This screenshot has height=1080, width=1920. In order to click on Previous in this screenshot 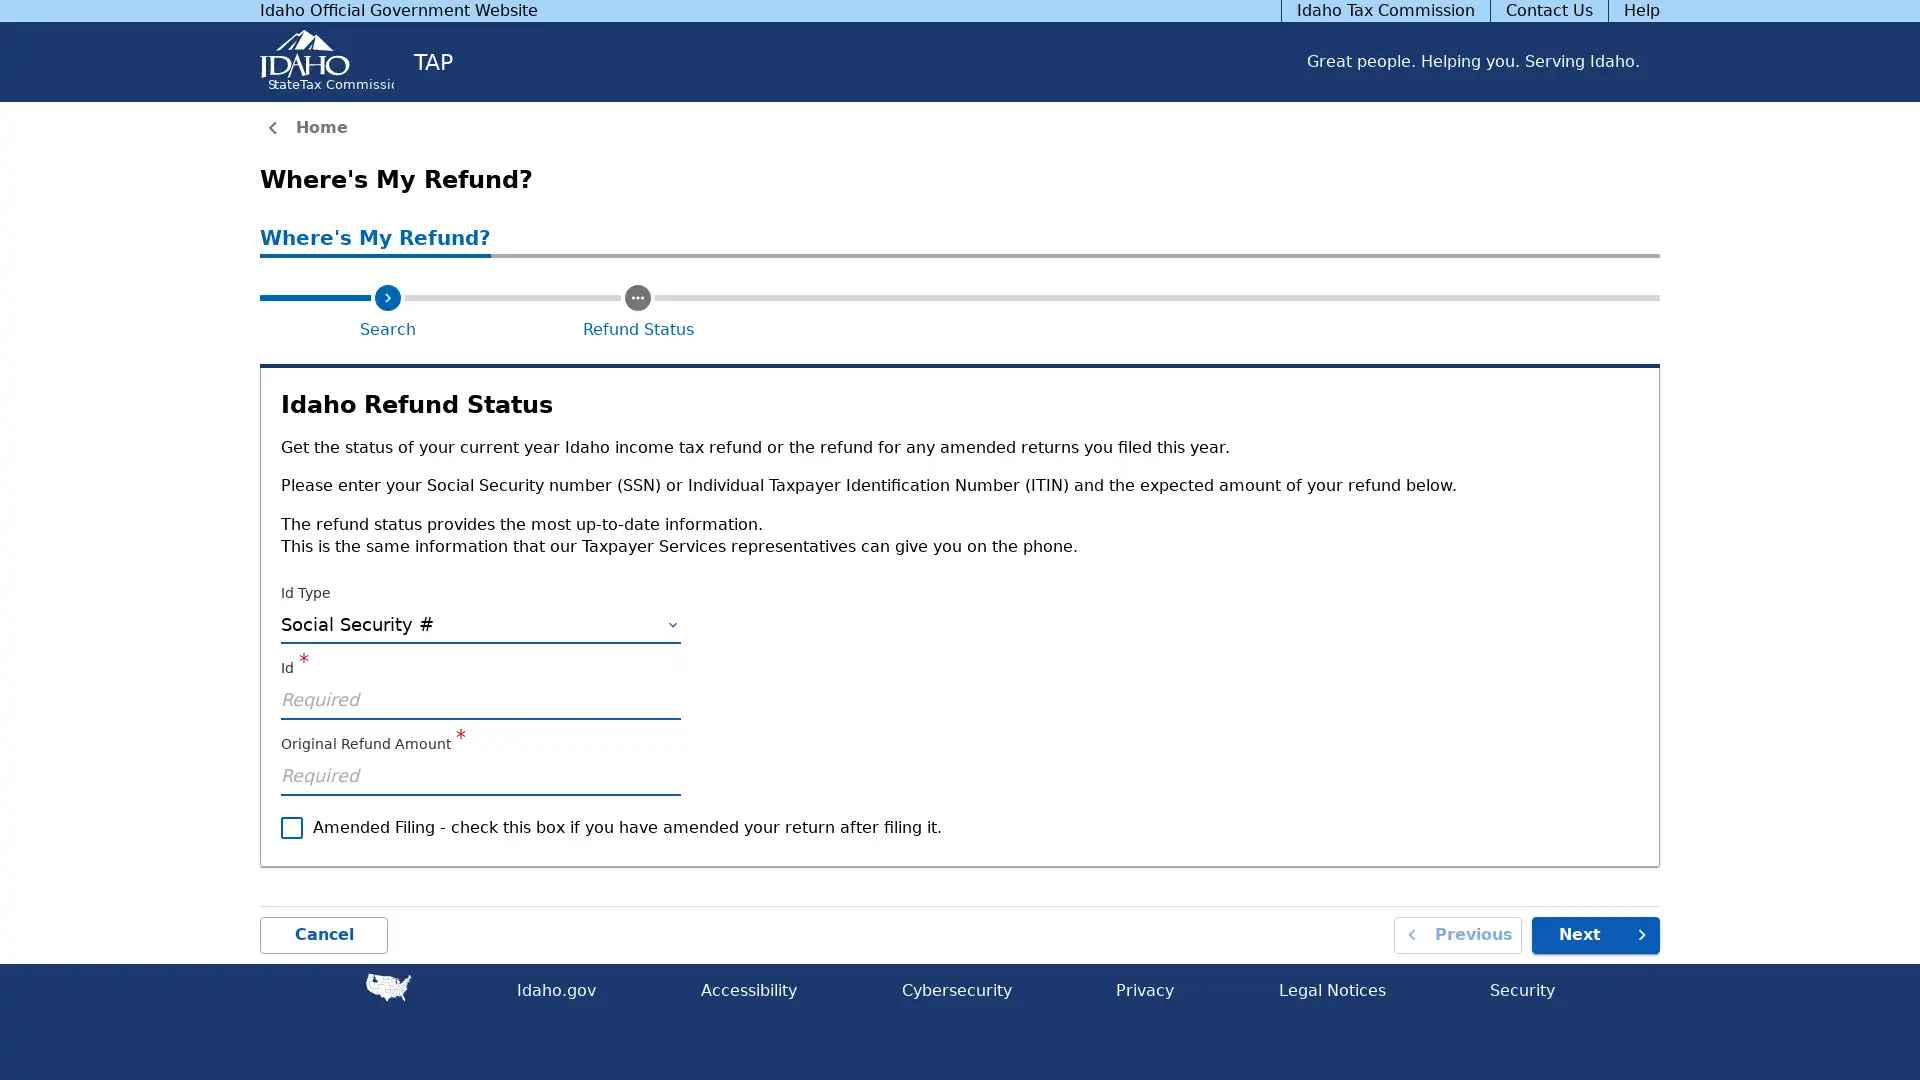, I will do `click(1458, 934)`.